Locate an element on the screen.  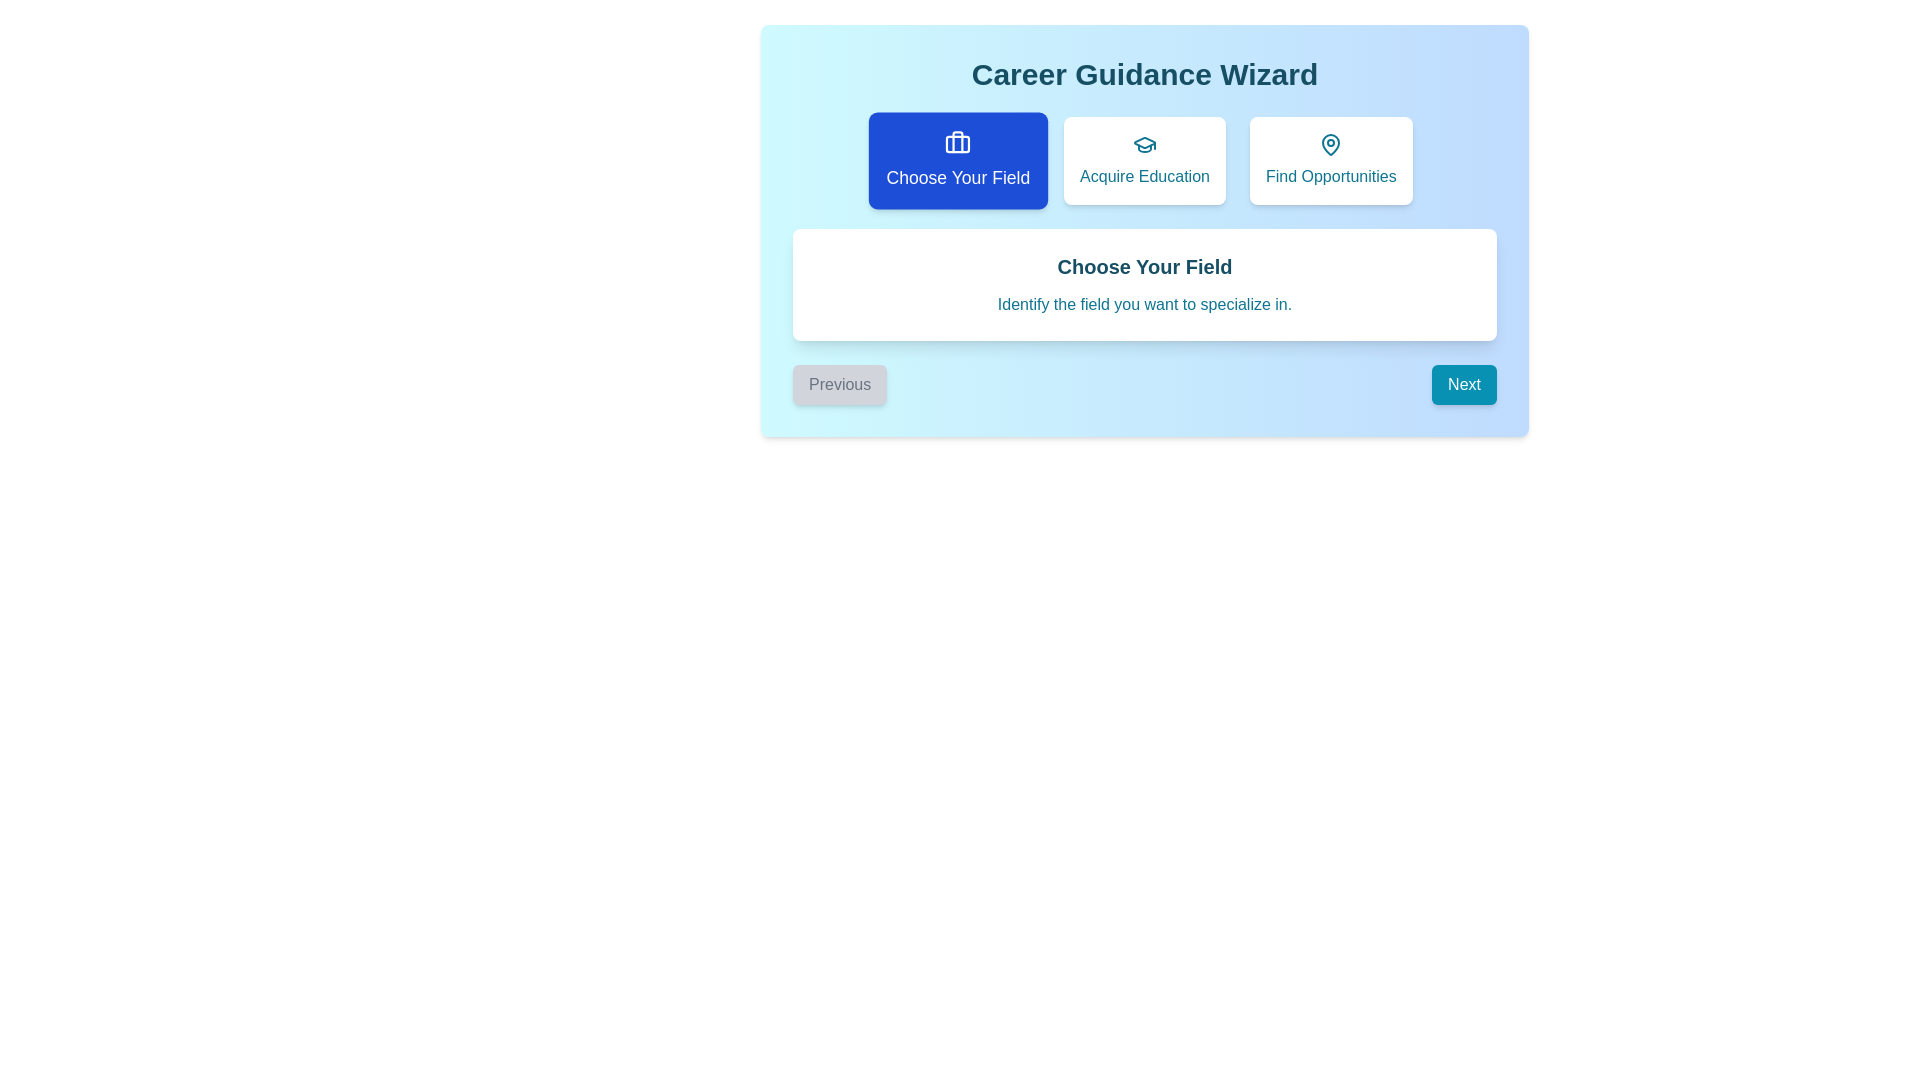
the triangular-shaped graduation cap icon located at the top-center of the 'Acquire Education' box within the group of three boxes is located at coordinates (1145, 141).